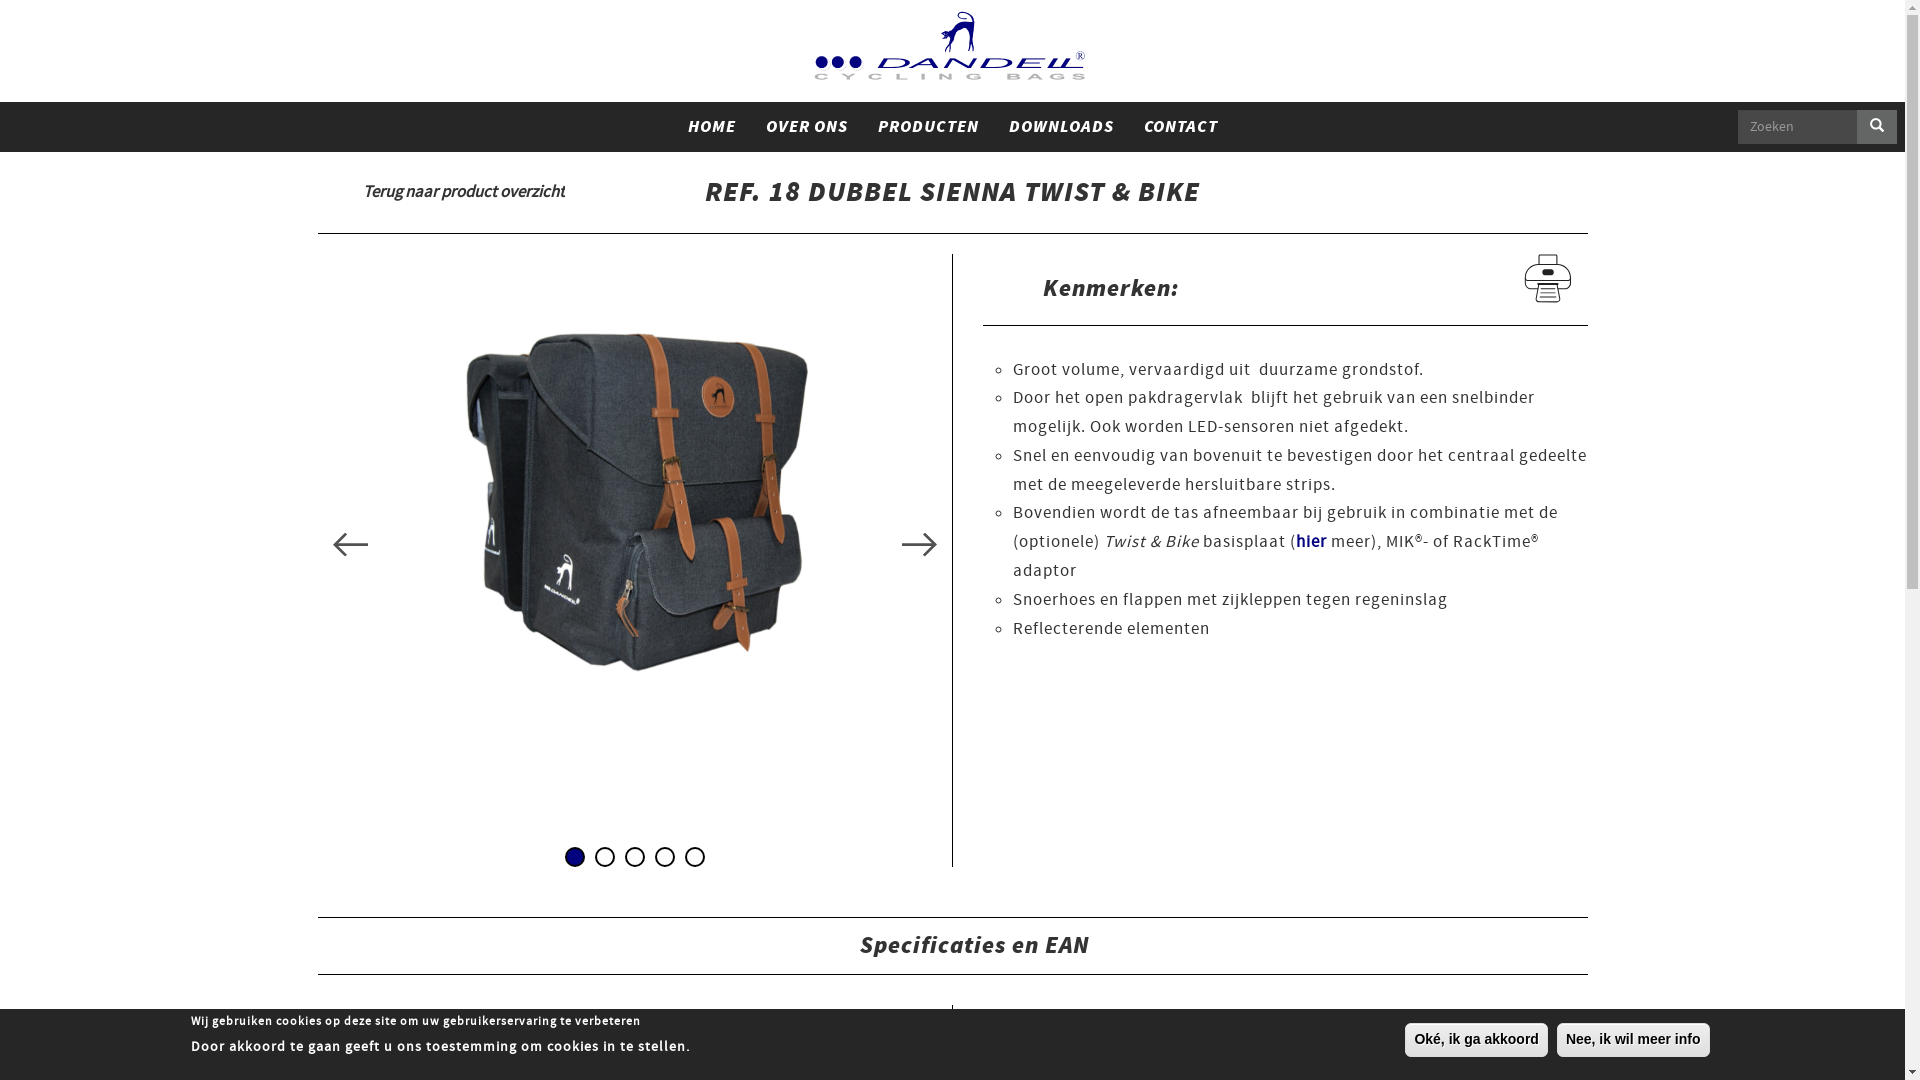  What do you see at coordinates (349, 545) in the screenshot?
I see `'Previous'` at bounding box center [349, 545].